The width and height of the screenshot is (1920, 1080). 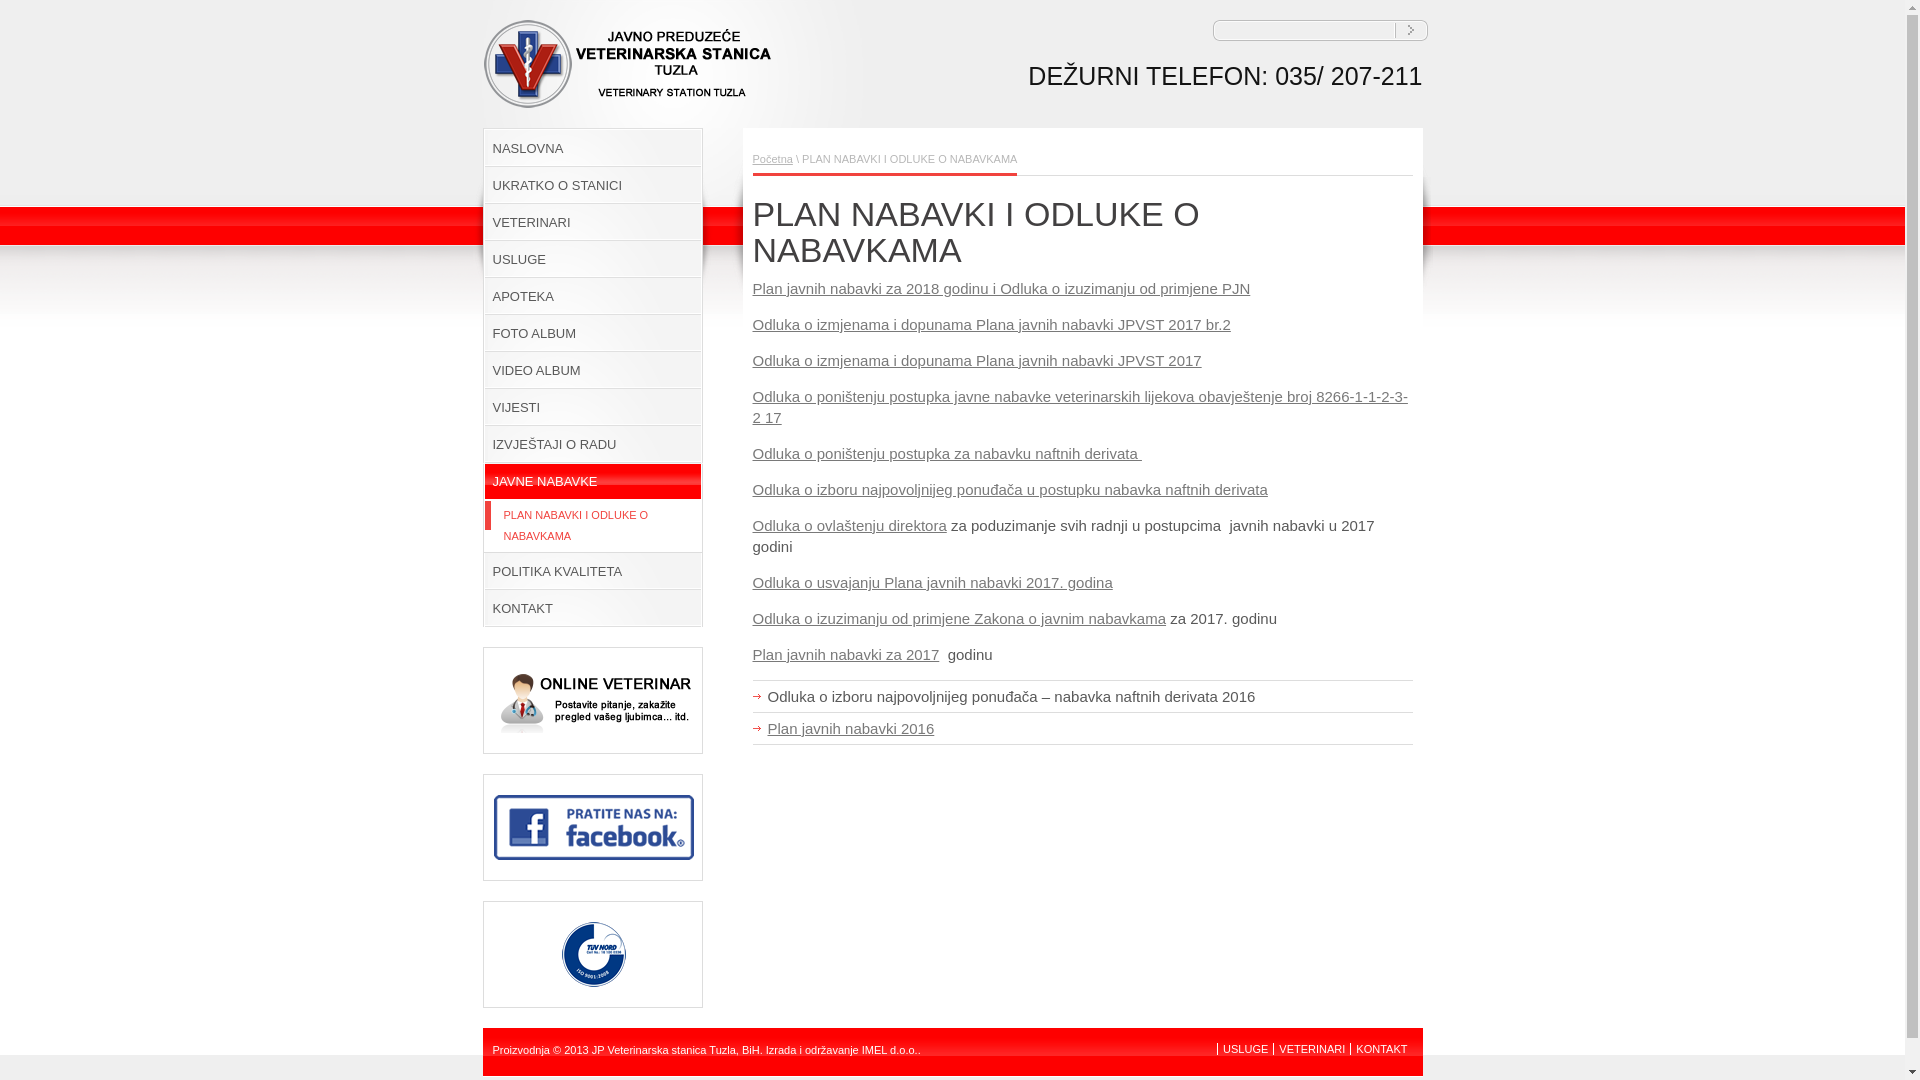 I want to click on 'VETERINARI', so click(x=590, y=222).